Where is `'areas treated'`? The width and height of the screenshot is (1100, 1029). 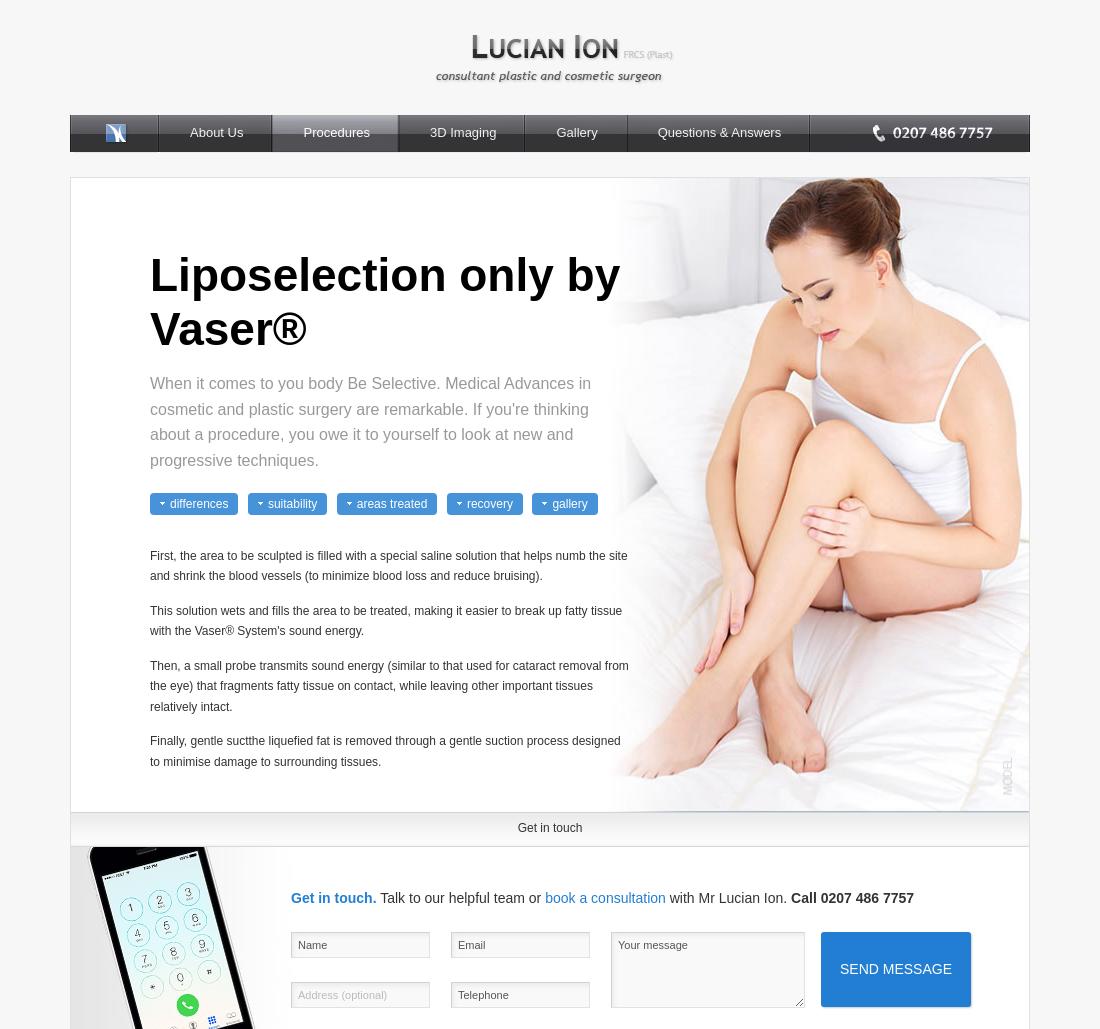
'areas treated' is located at coordinates (391, 502).